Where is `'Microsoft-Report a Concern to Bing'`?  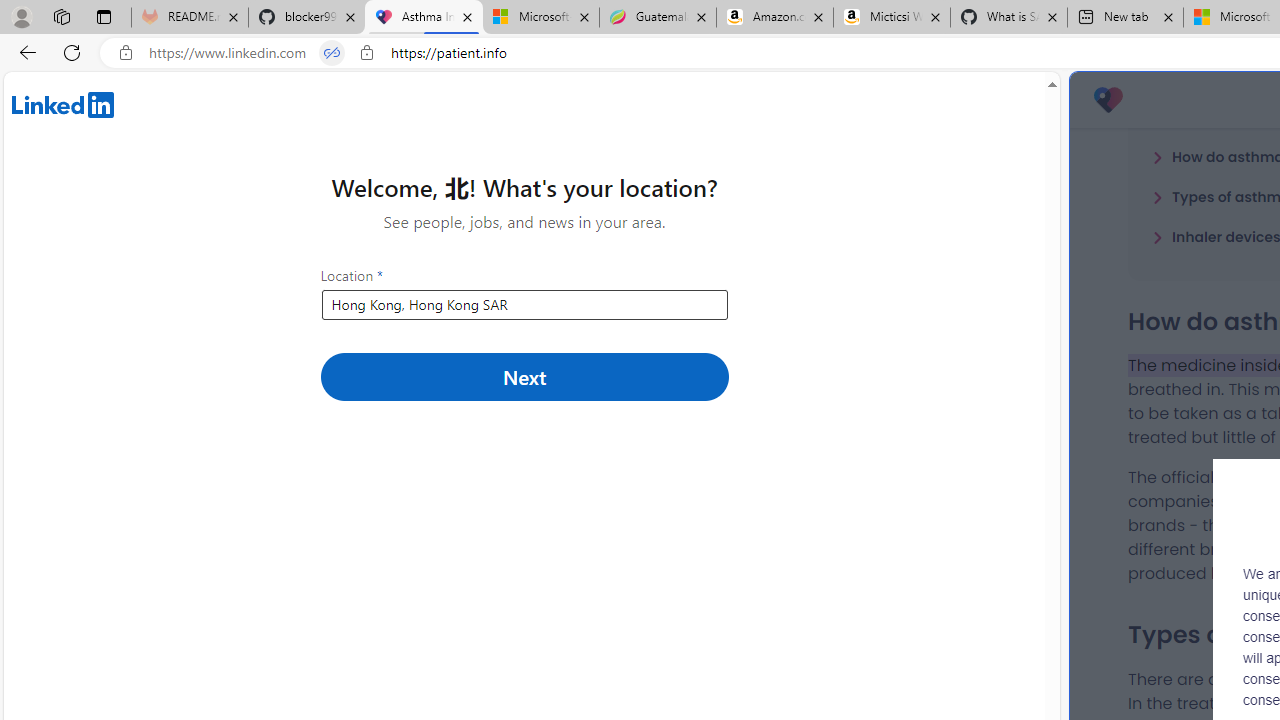
'Microsoft-Report a Concern to Bing' is located at coordinates (540, 17).